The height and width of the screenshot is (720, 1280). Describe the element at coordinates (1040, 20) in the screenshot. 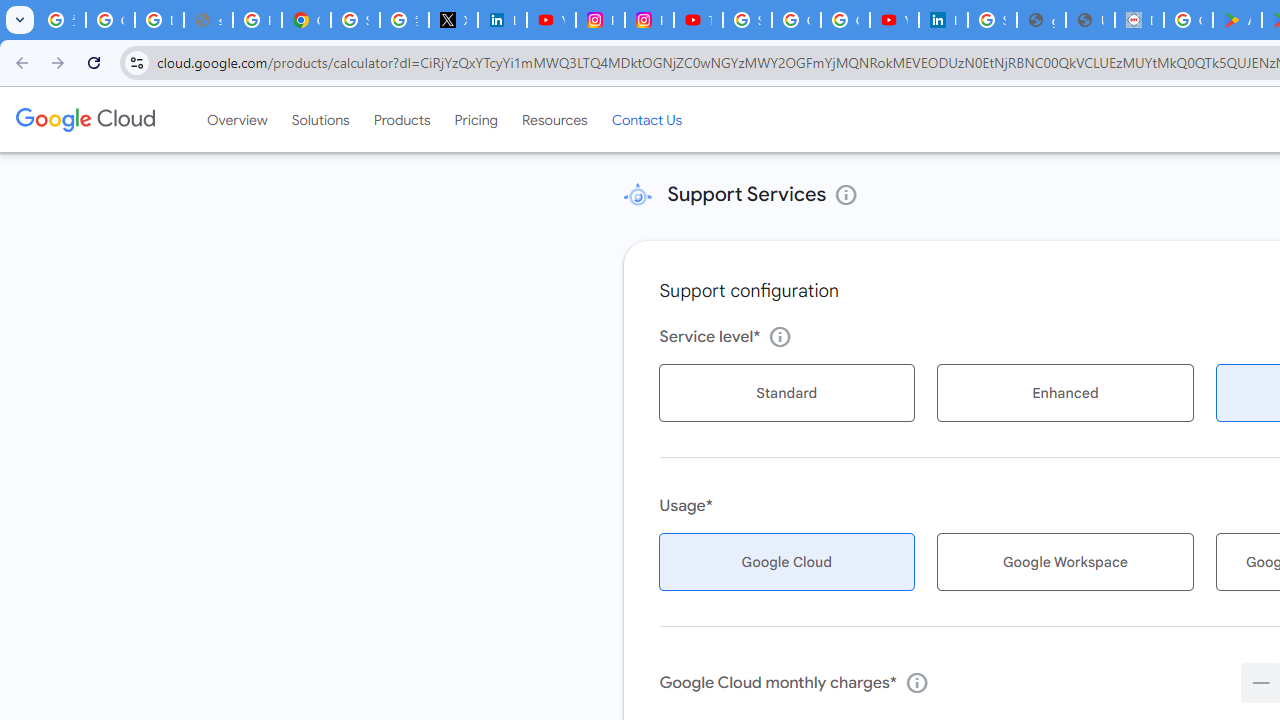

I see `'google_privacy_policy_en.pdf'` at that location.